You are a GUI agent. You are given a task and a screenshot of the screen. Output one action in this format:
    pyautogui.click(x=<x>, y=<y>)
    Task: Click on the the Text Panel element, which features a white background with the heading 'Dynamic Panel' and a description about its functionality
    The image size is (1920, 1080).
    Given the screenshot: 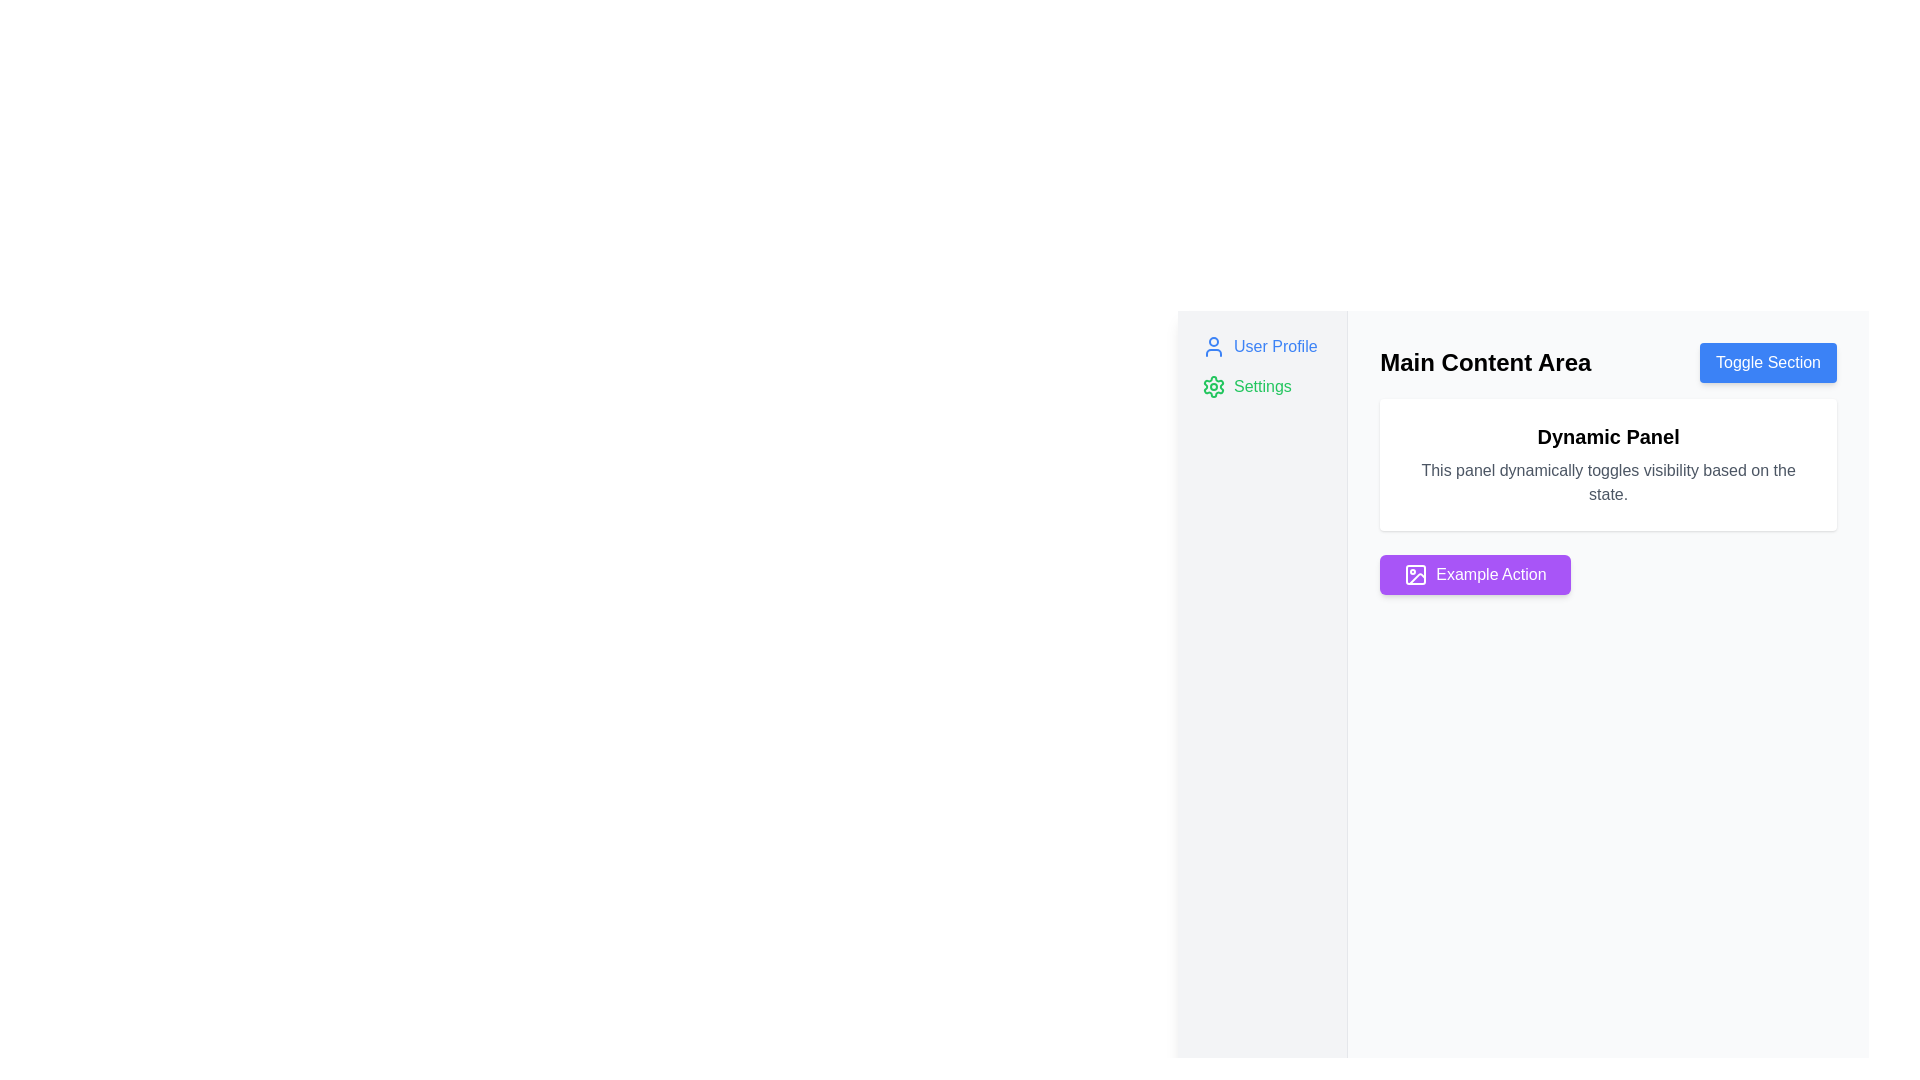 What is the action you would take?
    pyautogui.click(x=1608, y=465)
    